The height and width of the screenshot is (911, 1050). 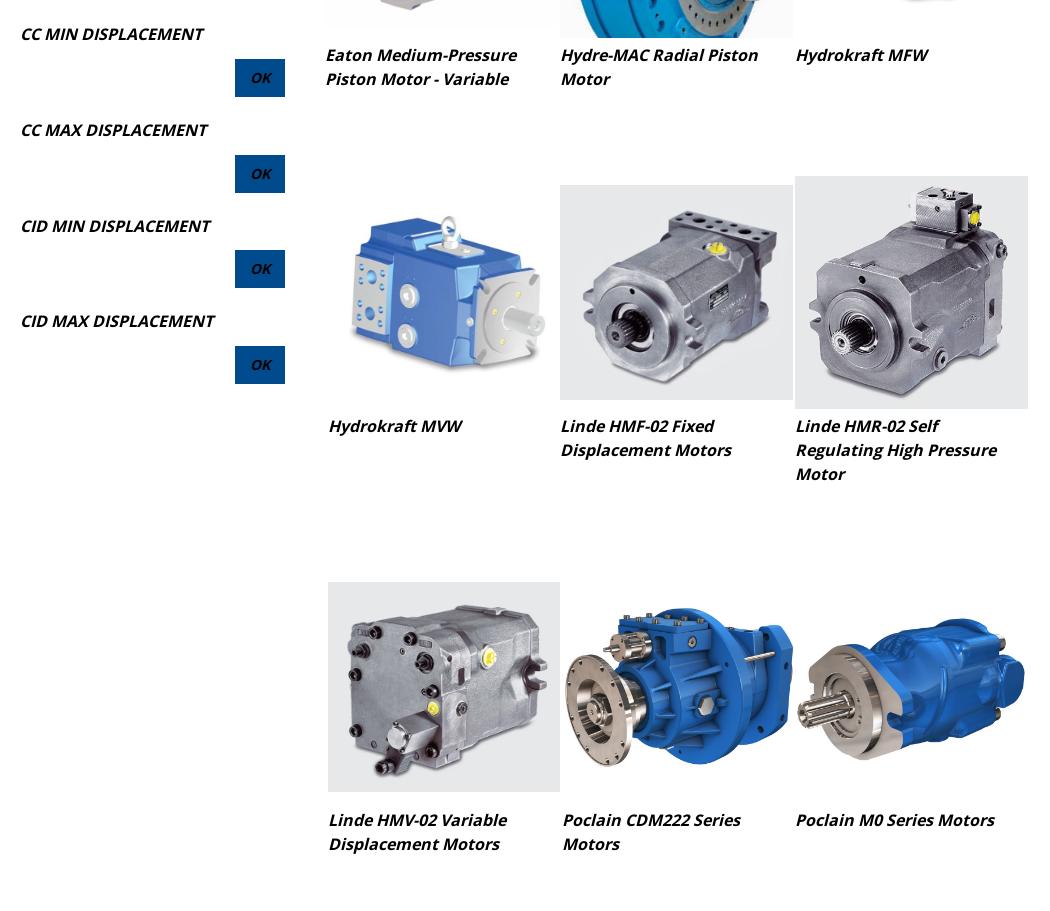 What do you see at coordinates (650, 831) in the screenshot?
I see `'Poclain CDM222 Series Motors'` at bounding box center [650, 831].